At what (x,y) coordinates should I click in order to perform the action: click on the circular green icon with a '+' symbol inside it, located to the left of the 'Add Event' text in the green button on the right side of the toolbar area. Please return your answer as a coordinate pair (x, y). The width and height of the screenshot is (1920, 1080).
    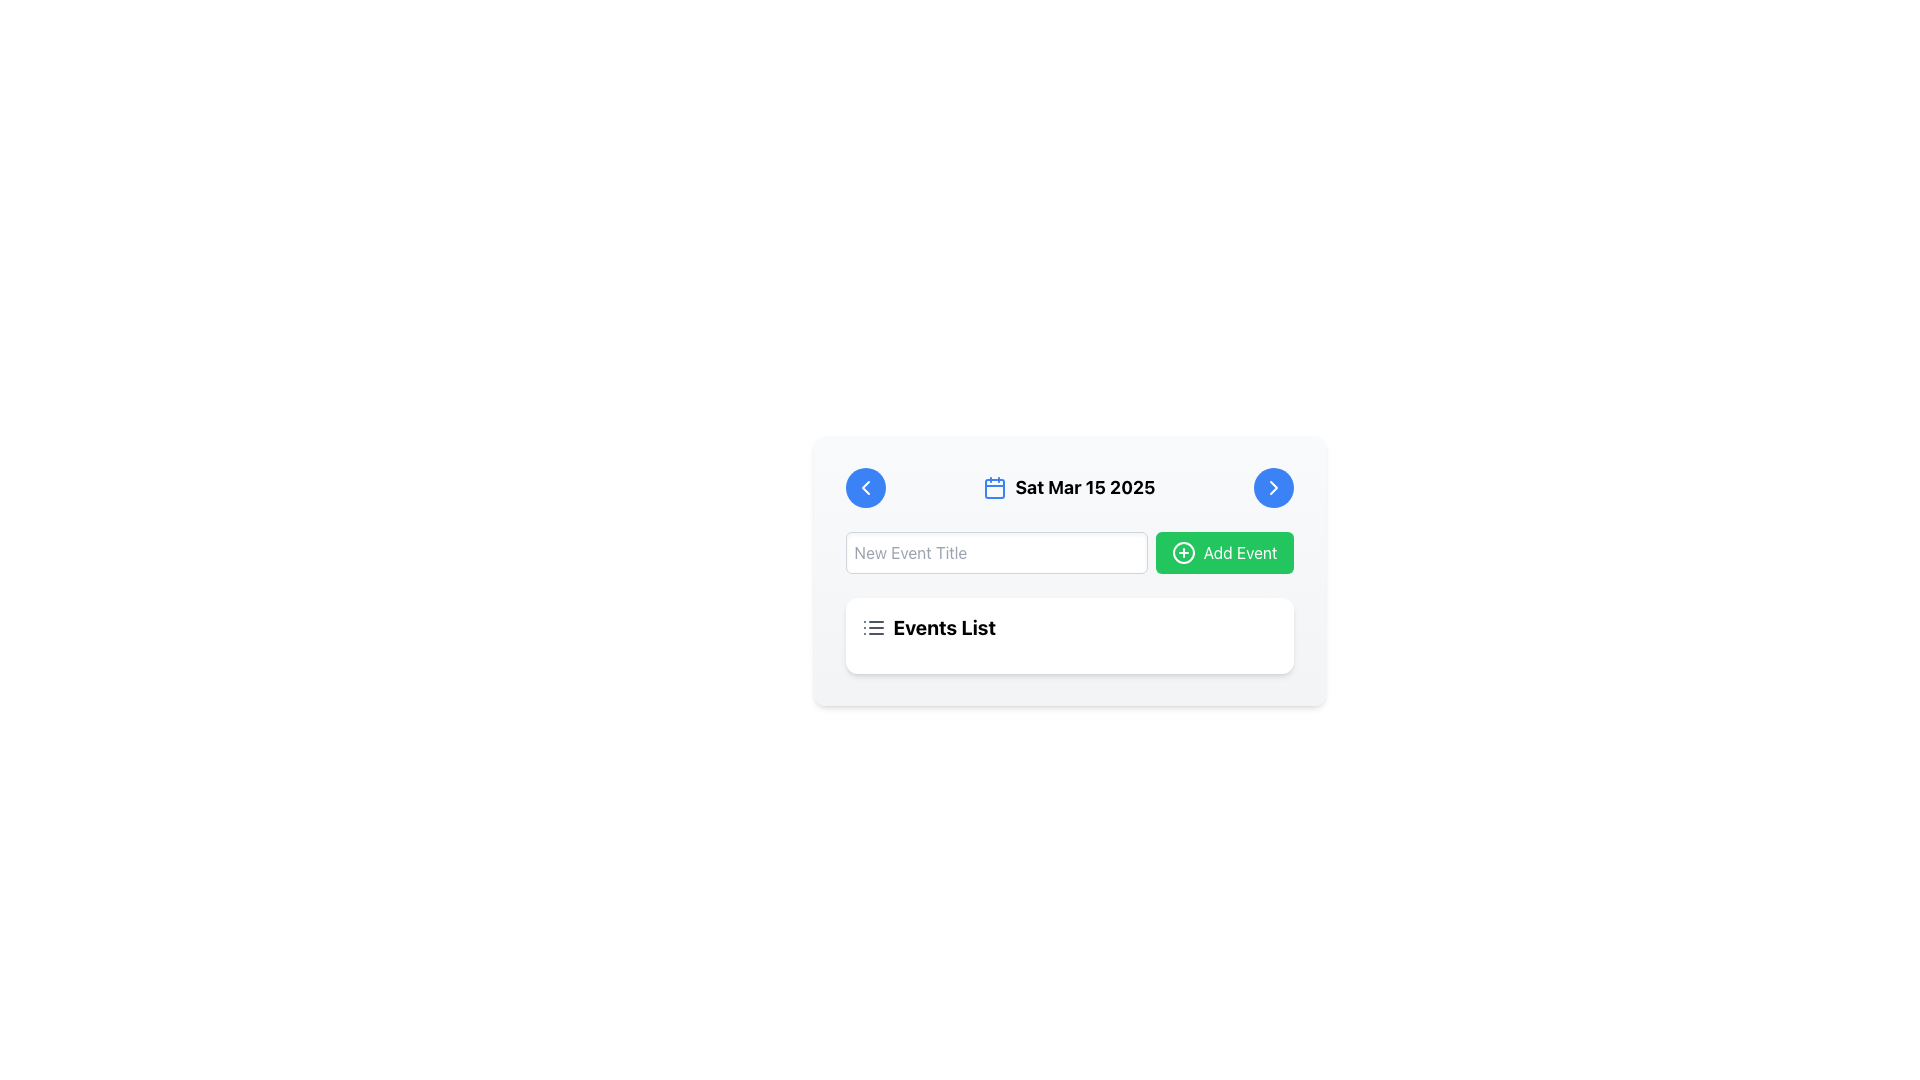
    Looking at the image, I should click on (1183, 552).